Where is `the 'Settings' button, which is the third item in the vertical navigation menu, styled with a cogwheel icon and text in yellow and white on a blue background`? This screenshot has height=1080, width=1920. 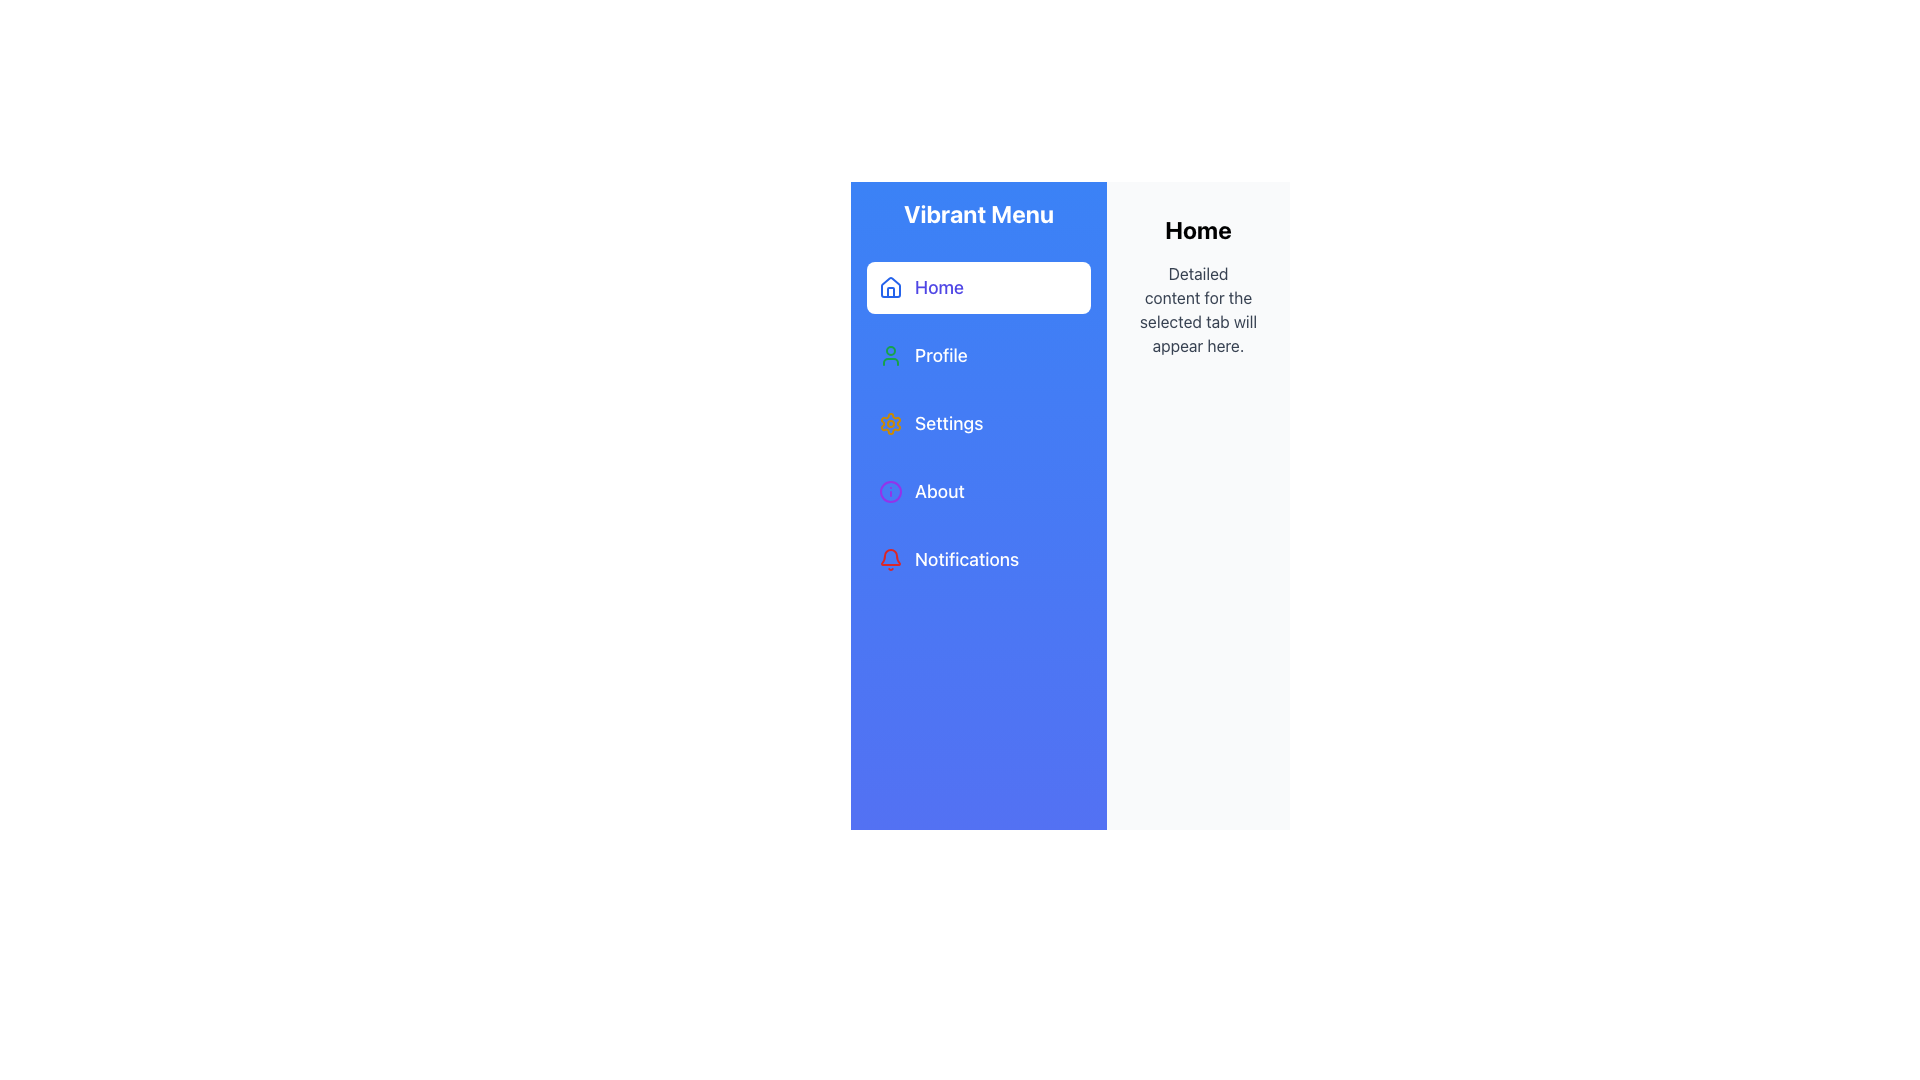 the 'Settings' button, which is the third item in the vertical navigation menu, styled with a cogwheel icon and text in yellow and white on a blue background is located at coordinates (979, 423).